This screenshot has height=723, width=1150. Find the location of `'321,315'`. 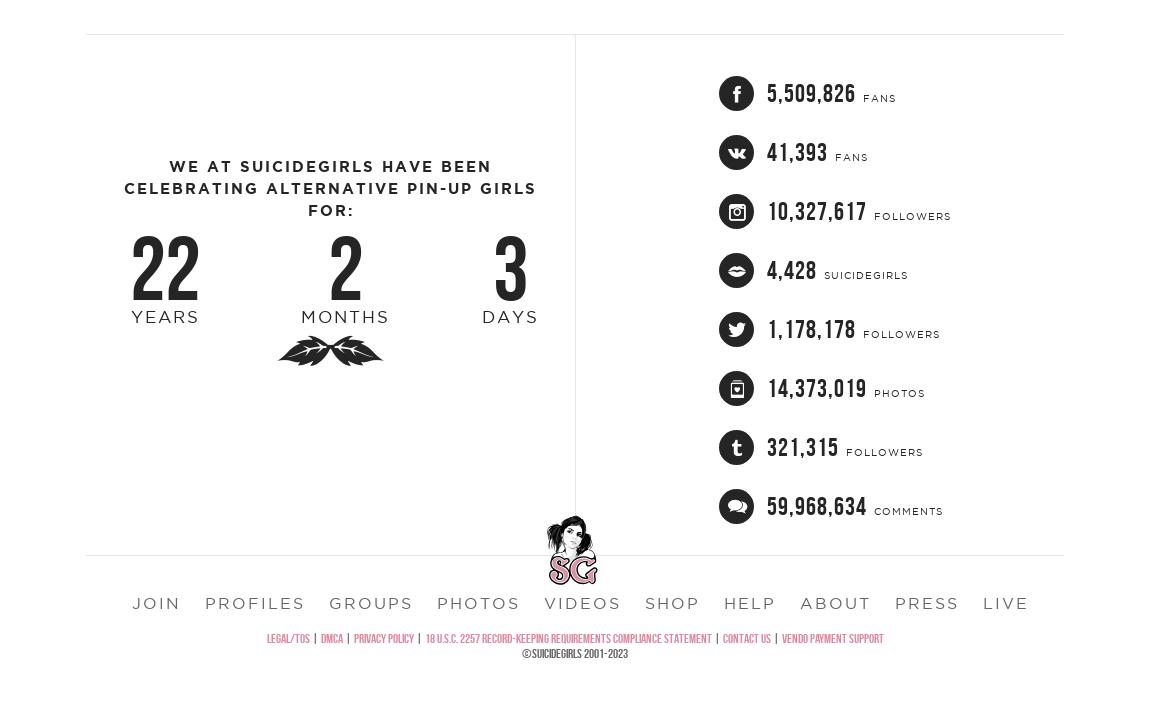

'321,315' is located at coordinates (801, 496).